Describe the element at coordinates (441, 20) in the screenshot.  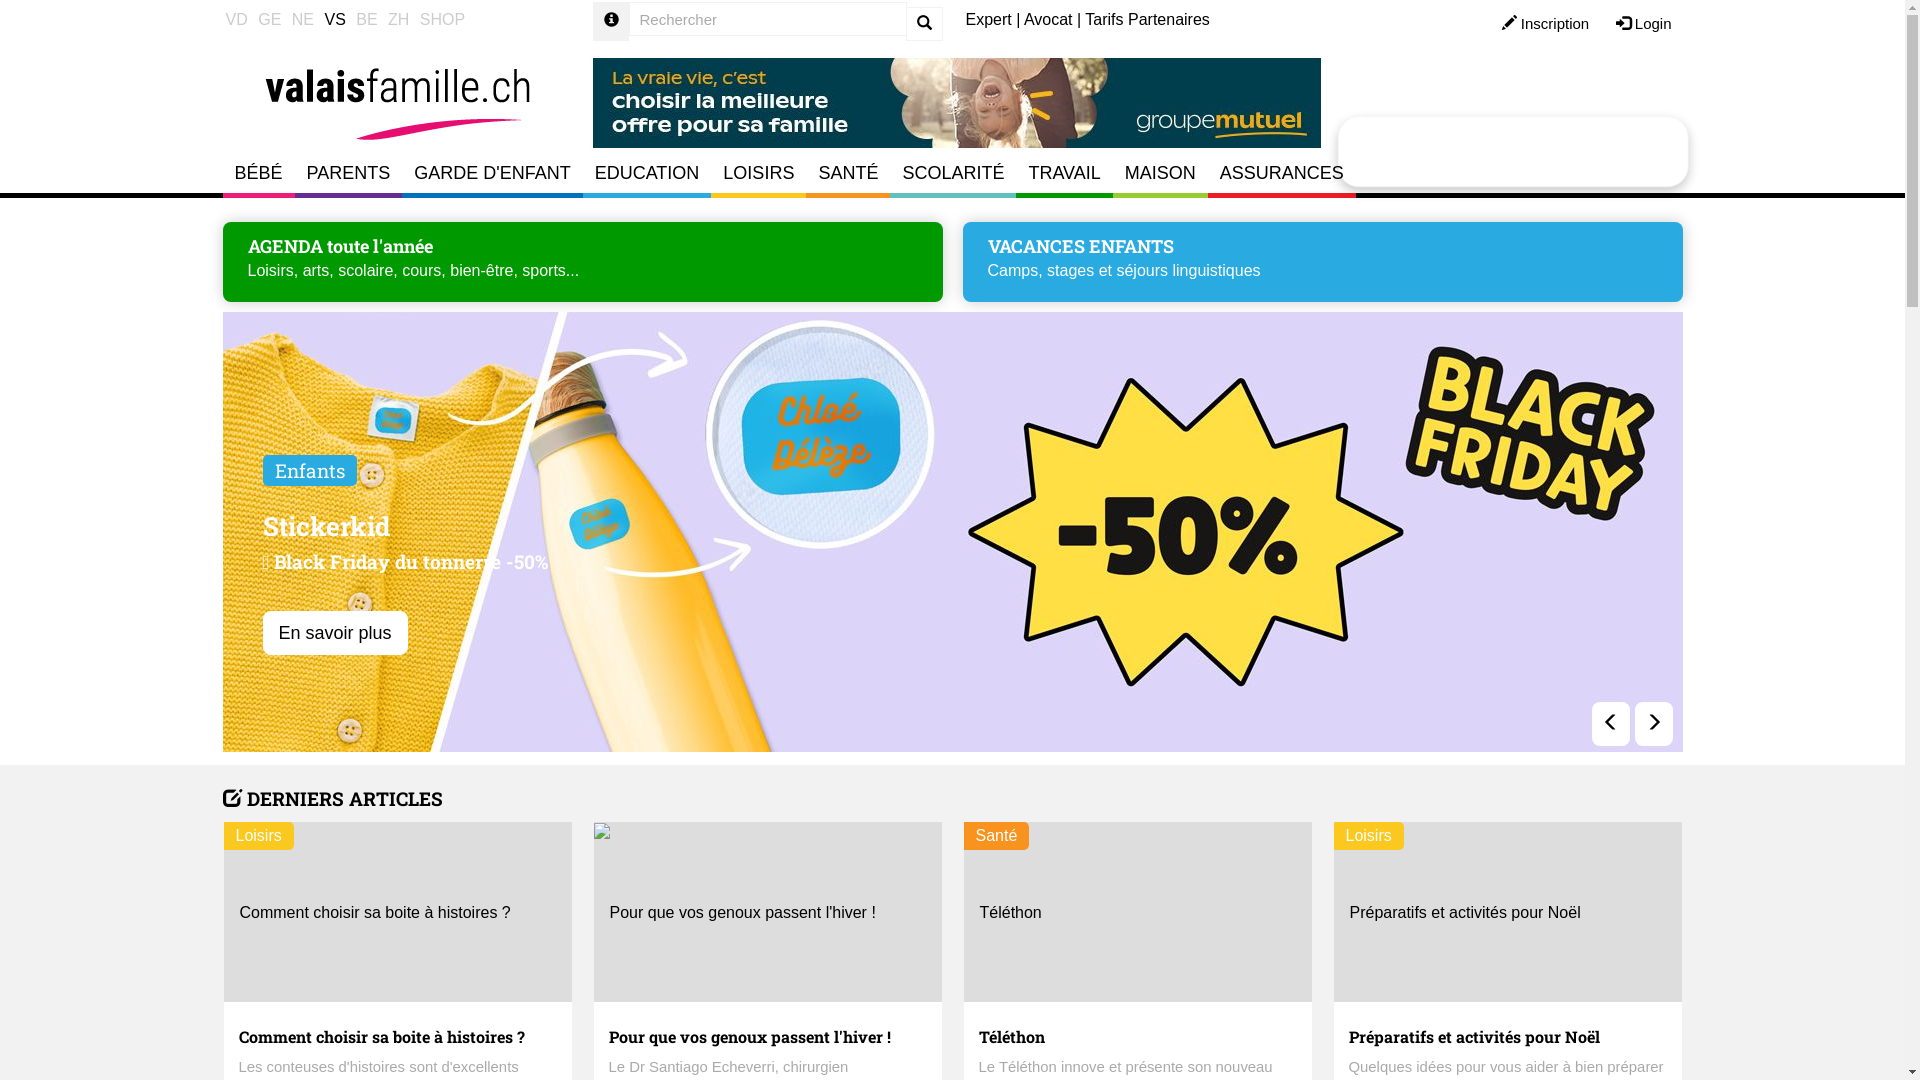
I see `'SHOP'` at that location.